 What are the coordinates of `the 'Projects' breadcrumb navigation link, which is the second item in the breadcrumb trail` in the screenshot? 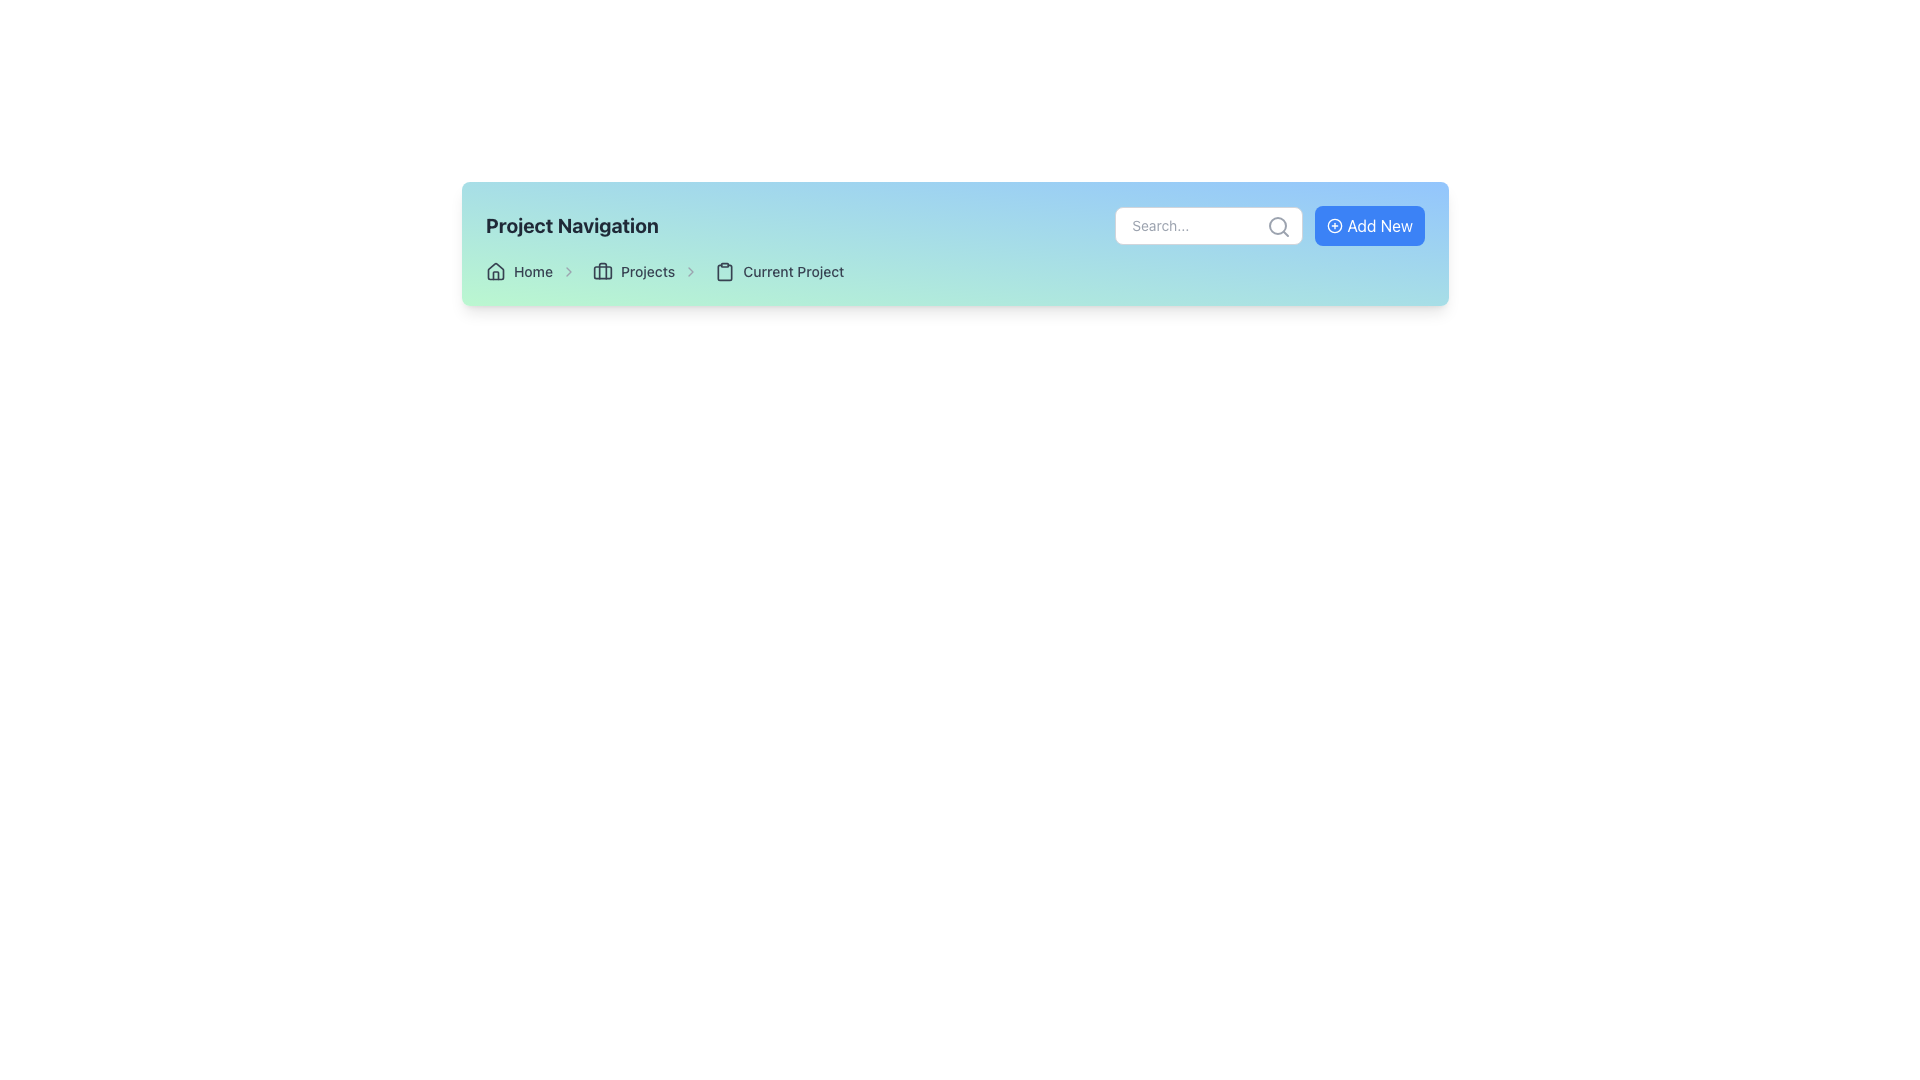 It's located at (646, 272).